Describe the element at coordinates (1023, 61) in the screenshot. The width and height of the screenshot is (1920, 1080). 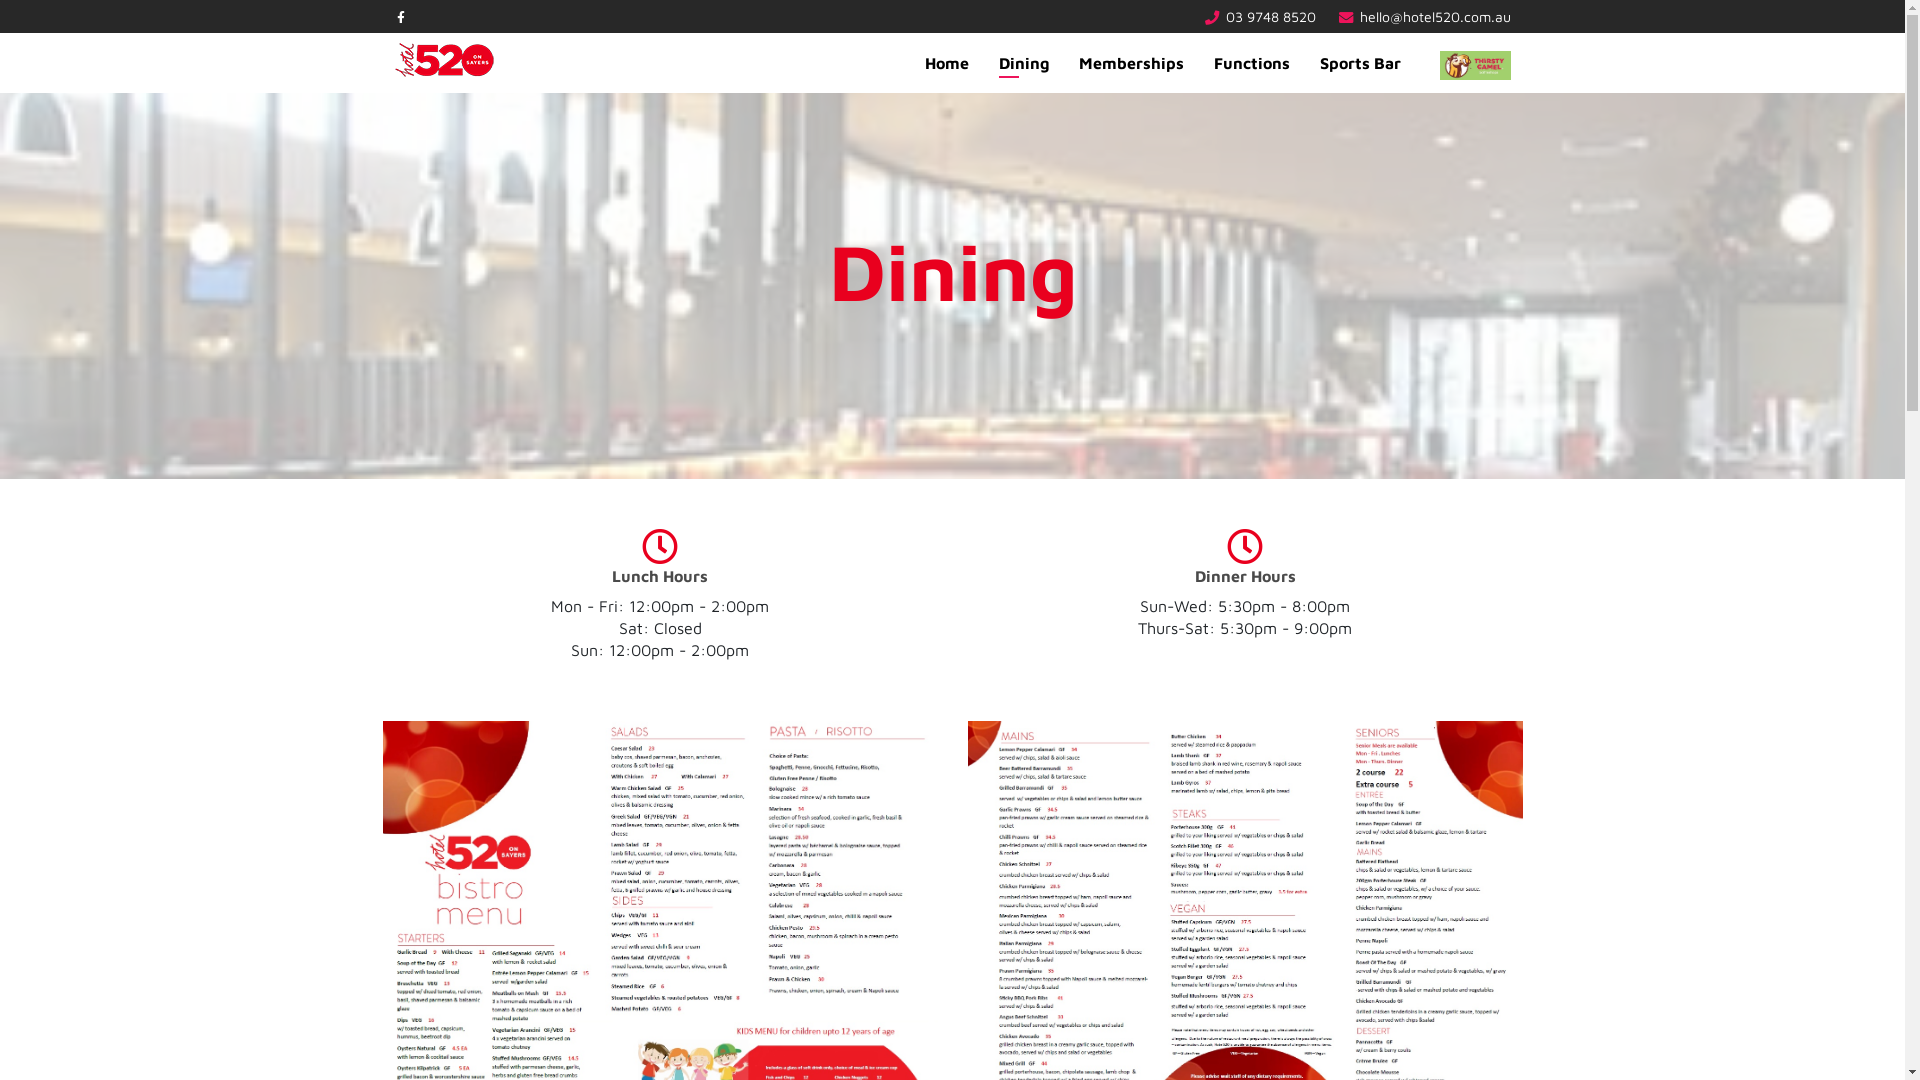
I see `'Dining'` at that location.